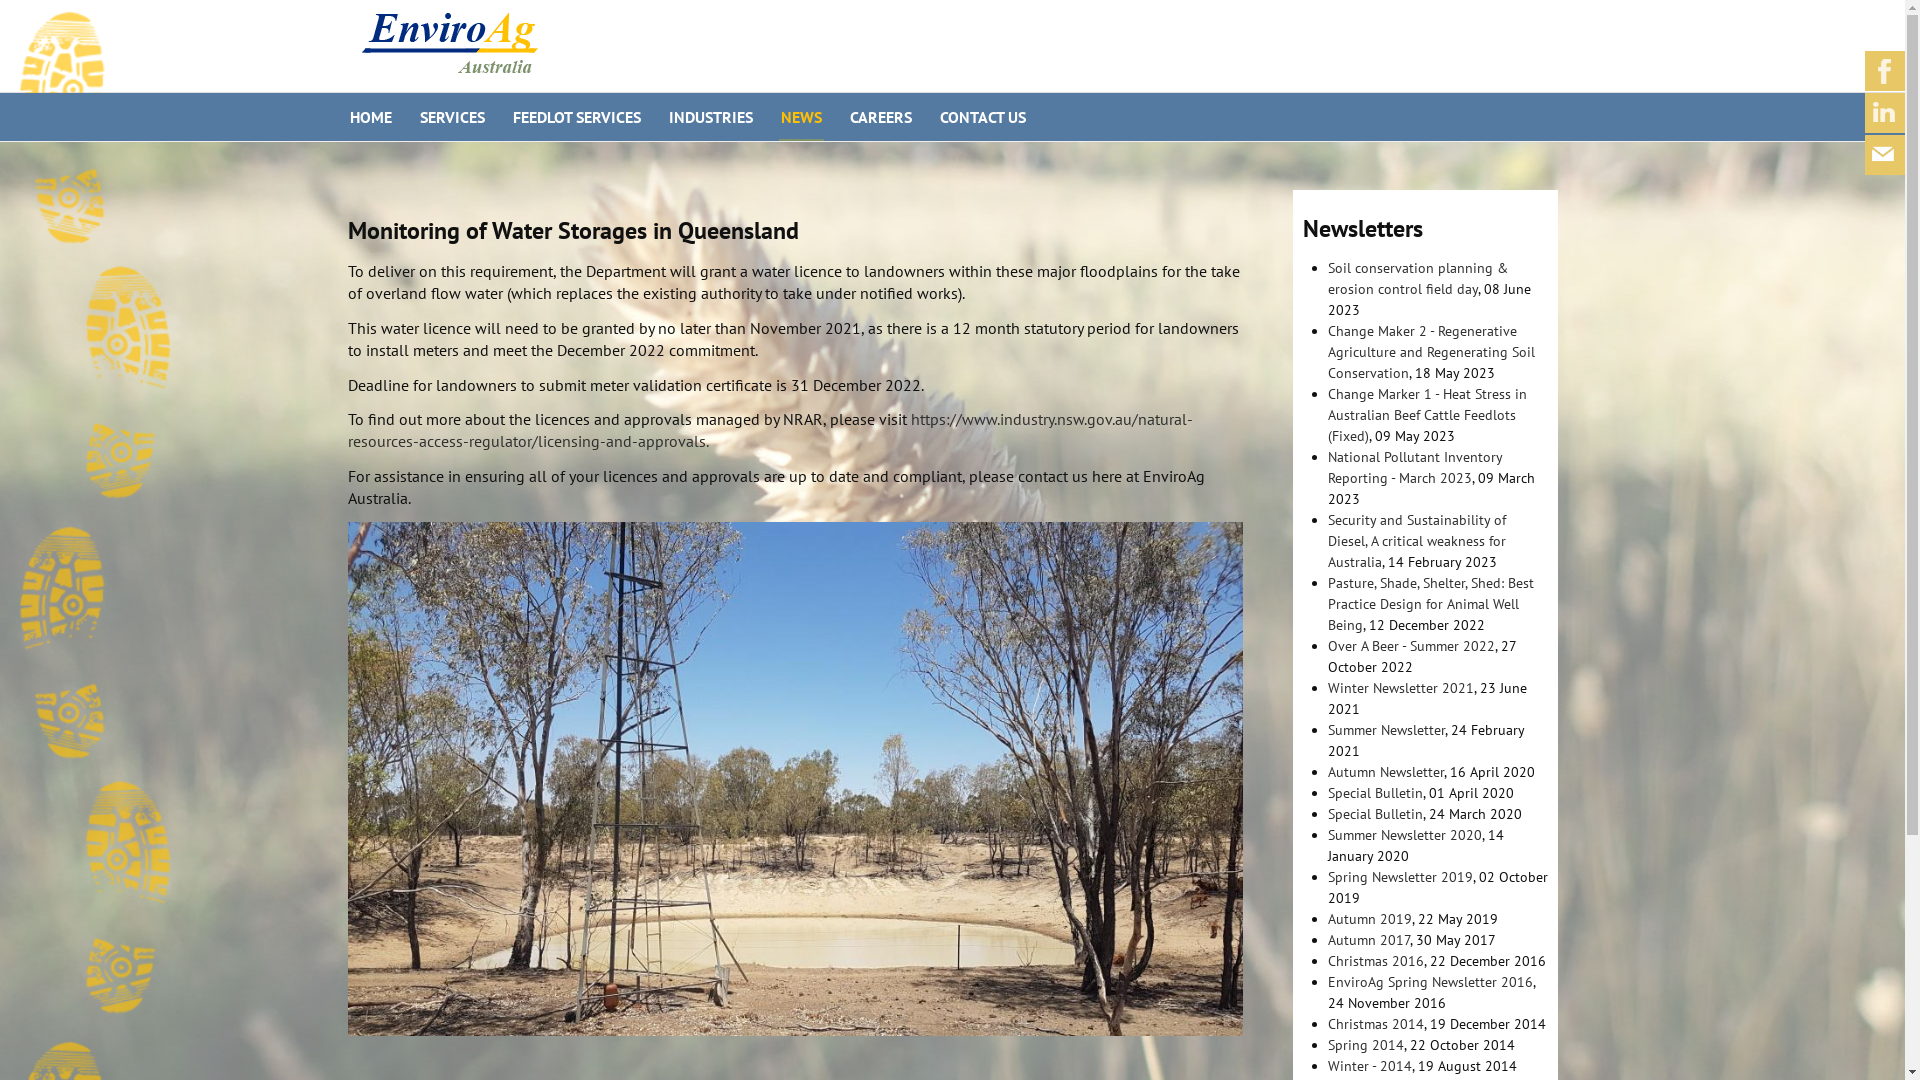 The width and height of the screenshot is (1920, 1080). Describe the element at coordinates (1374, 813) in the screenshot. I see `'Special Bulletin'` at that location.